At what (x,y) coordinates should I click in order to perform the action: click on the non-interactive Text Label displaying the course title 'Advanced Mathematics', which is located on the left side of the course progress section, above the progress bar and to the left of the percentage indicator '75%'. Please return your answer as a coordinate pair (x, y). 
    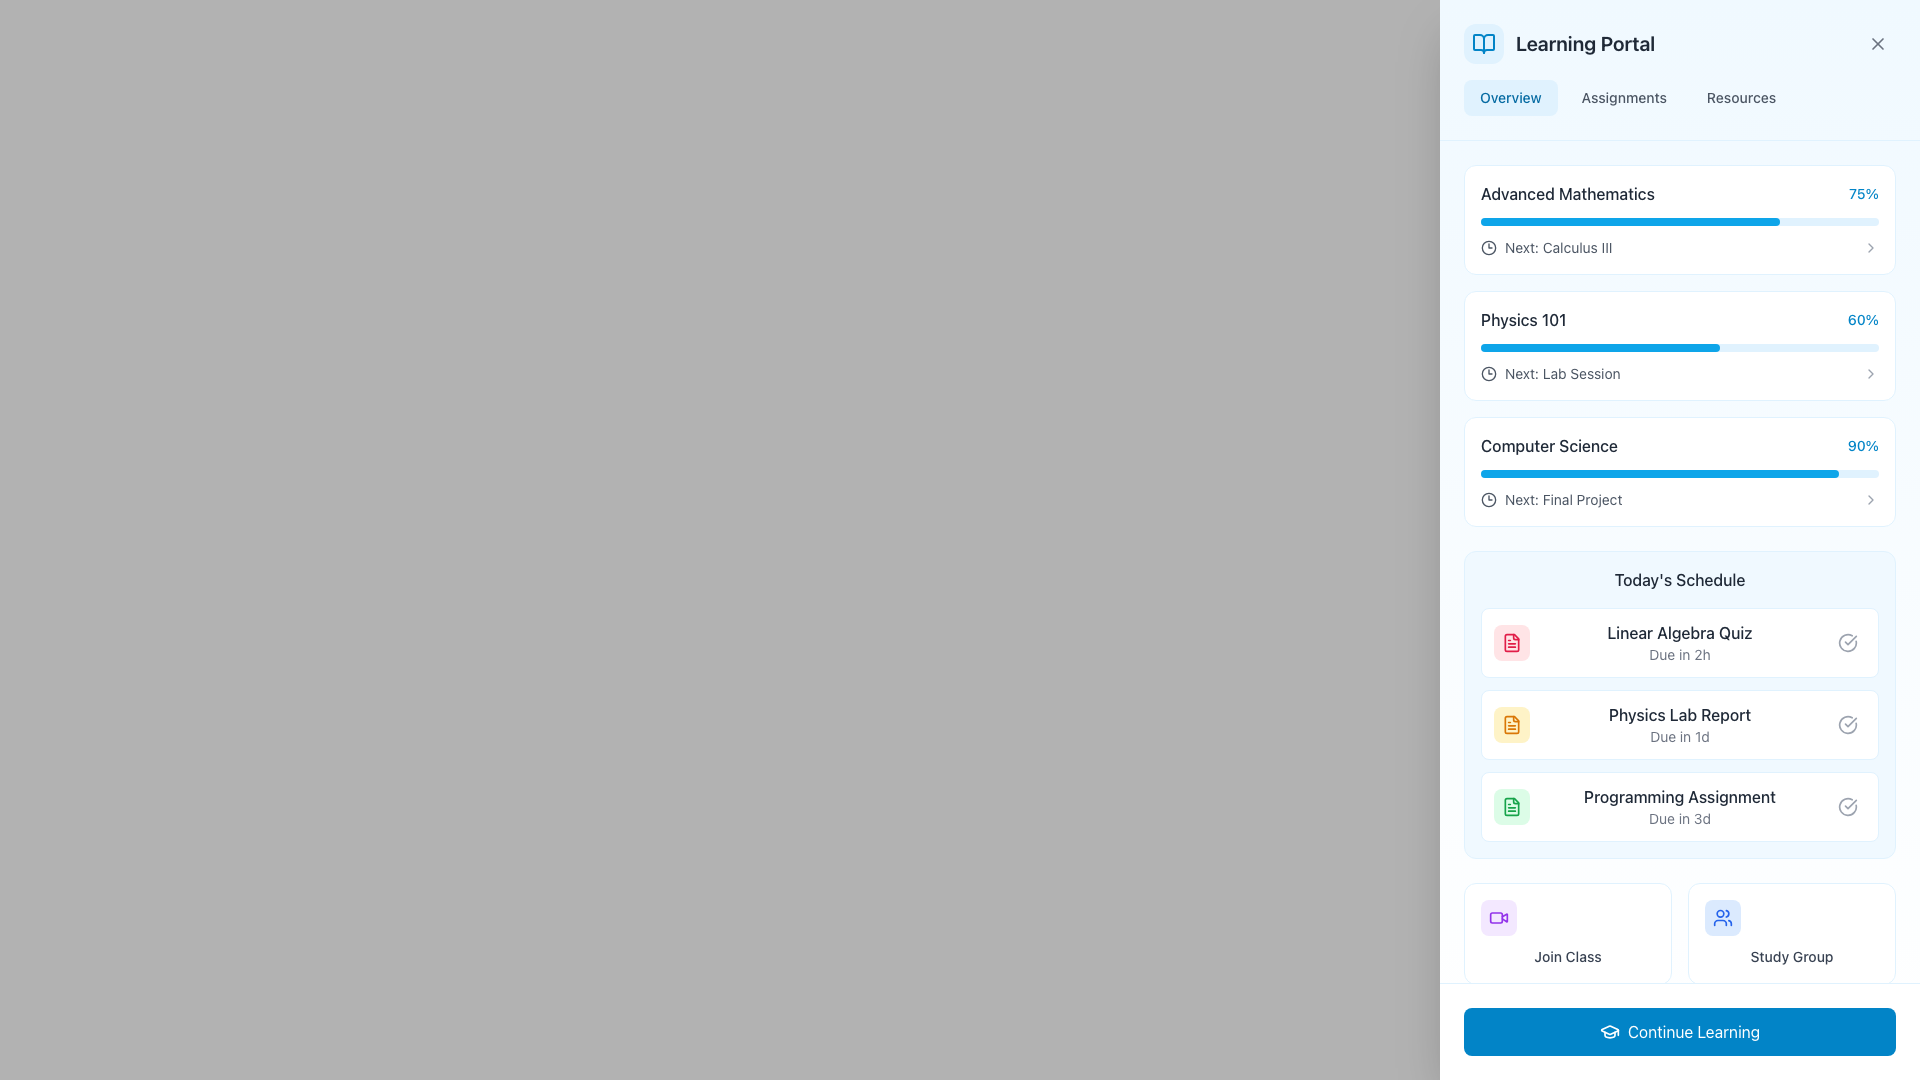
    Looking at the image, I should click on (1566, 193).